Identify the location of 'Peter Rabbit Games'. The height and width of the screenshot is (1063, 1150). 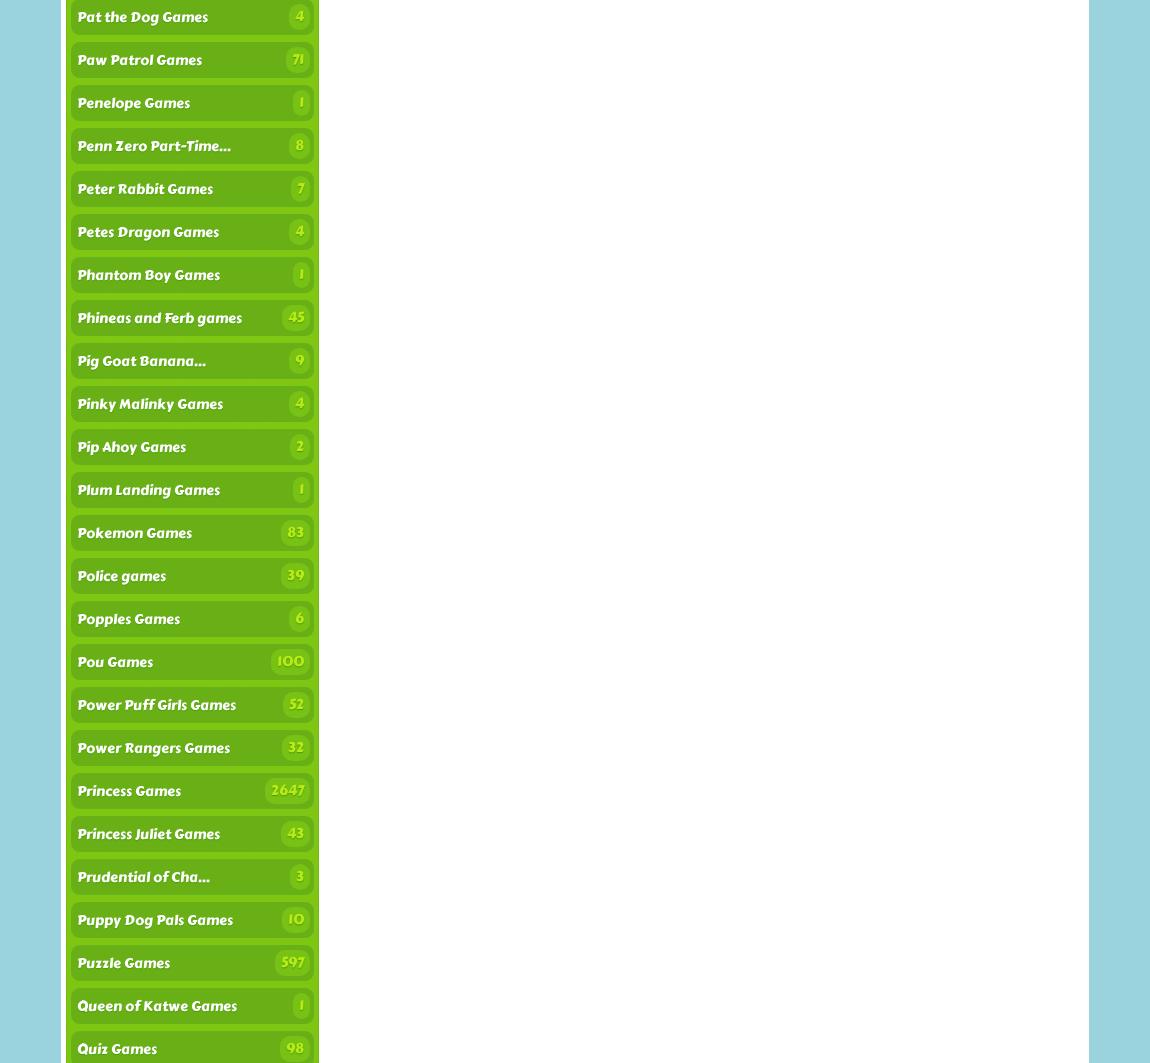
(144, 189).